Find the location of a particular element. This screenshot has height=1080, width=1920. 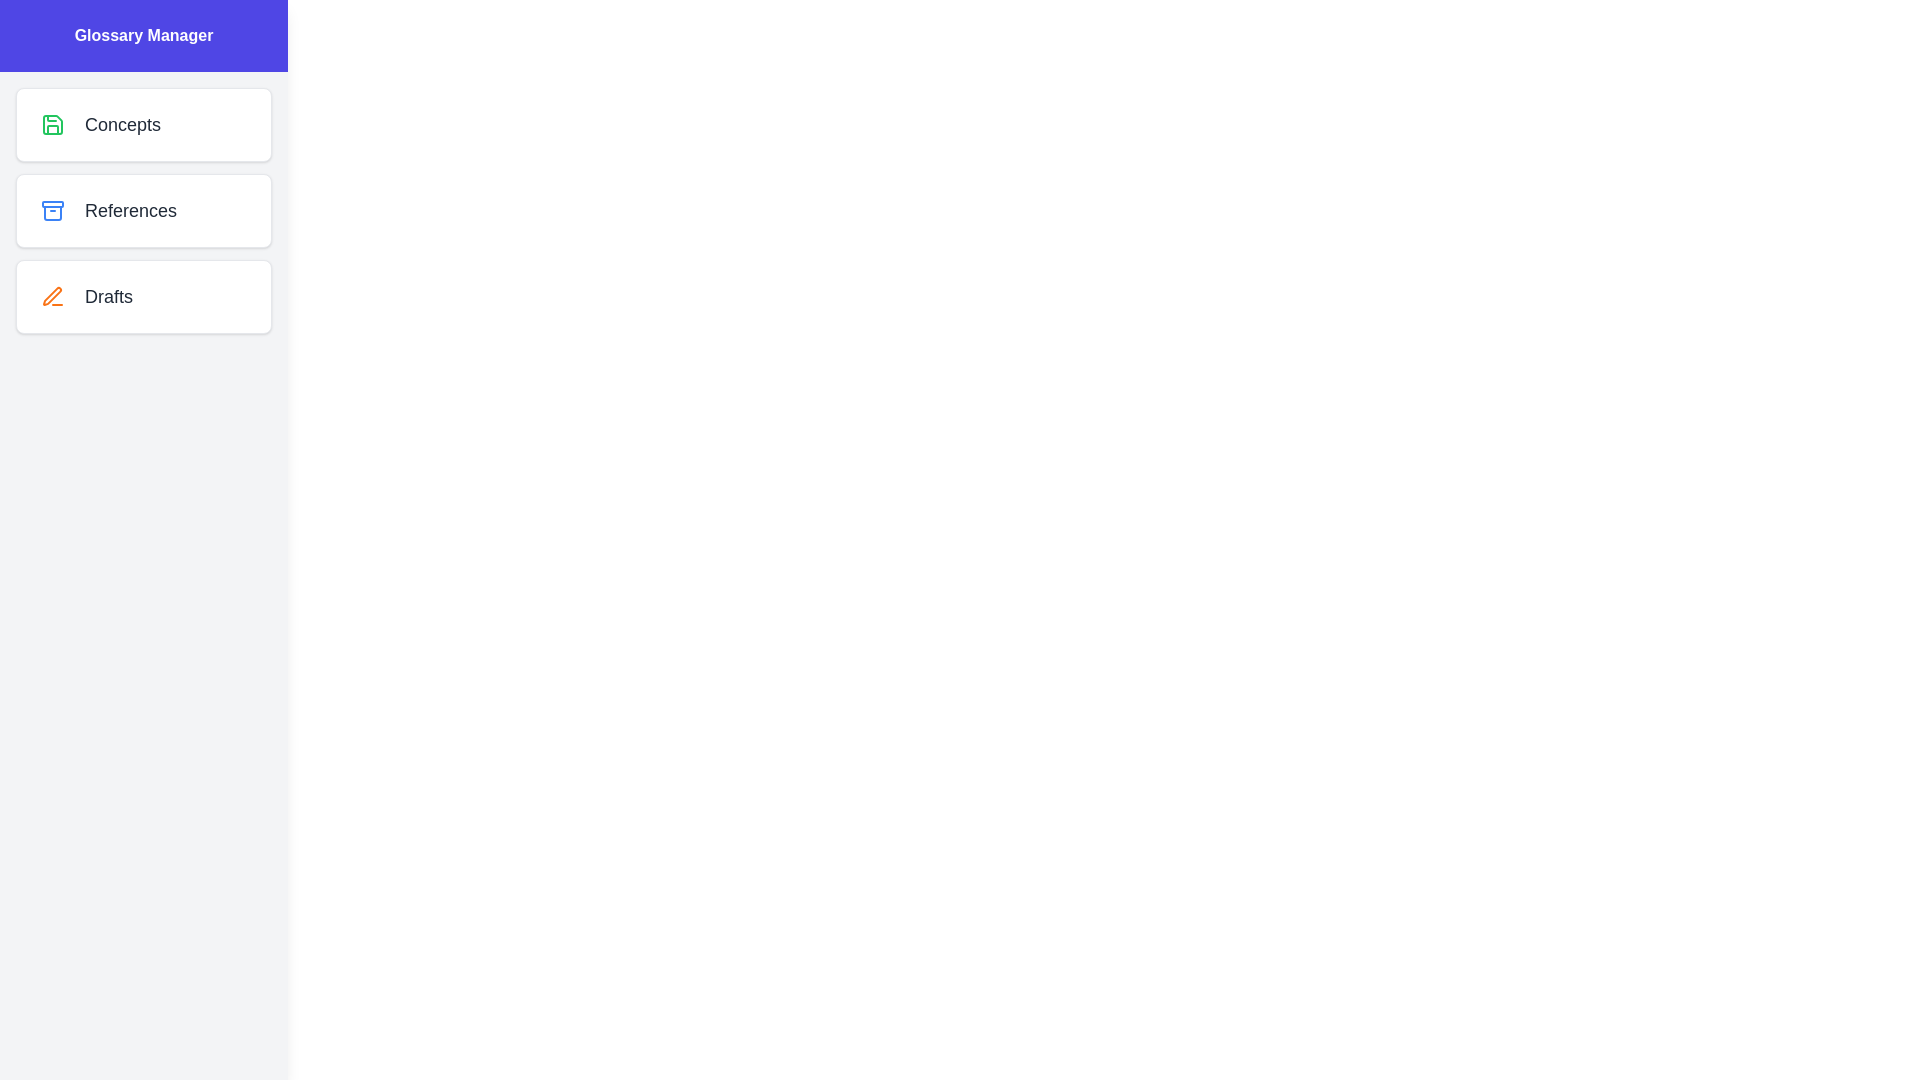

the icon next to the Drafts category is located at coordinates (52, 297).